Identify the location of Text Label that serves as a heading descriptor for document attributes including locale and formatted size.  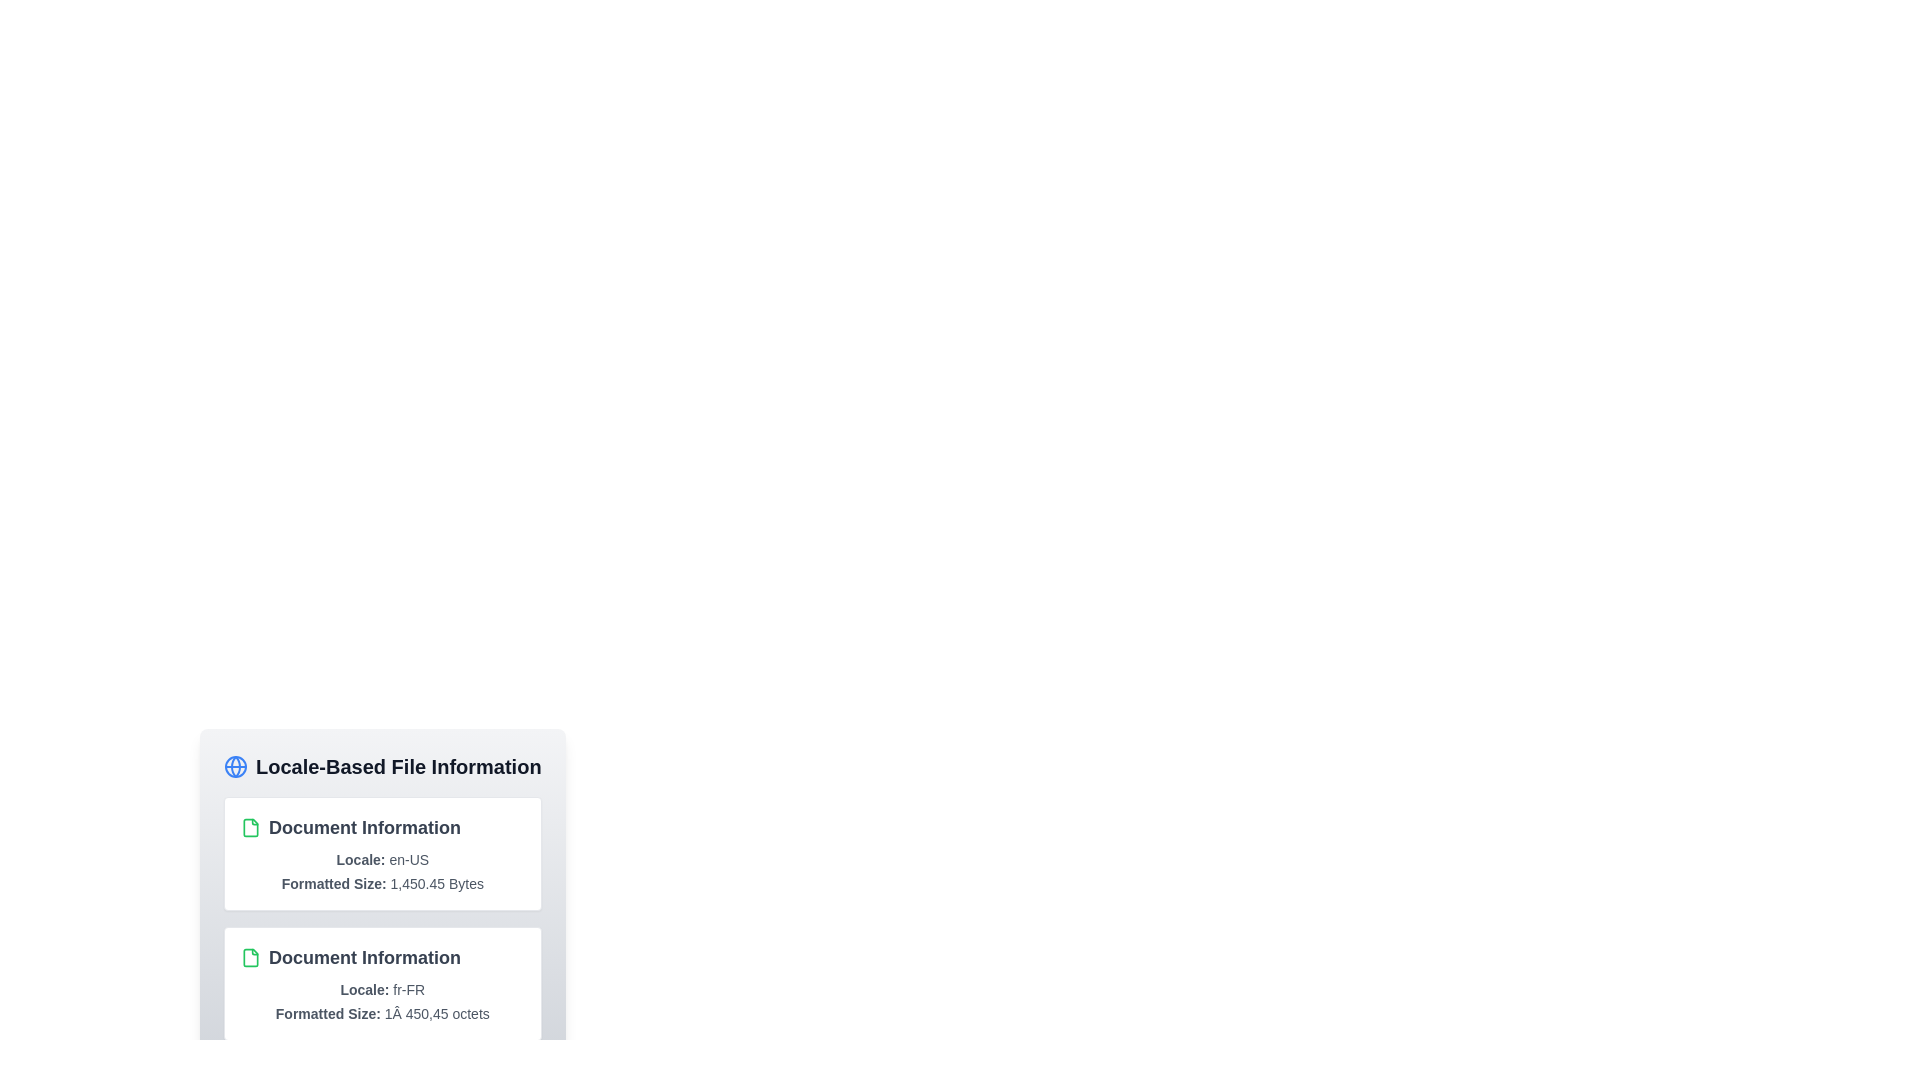
(382, 828).